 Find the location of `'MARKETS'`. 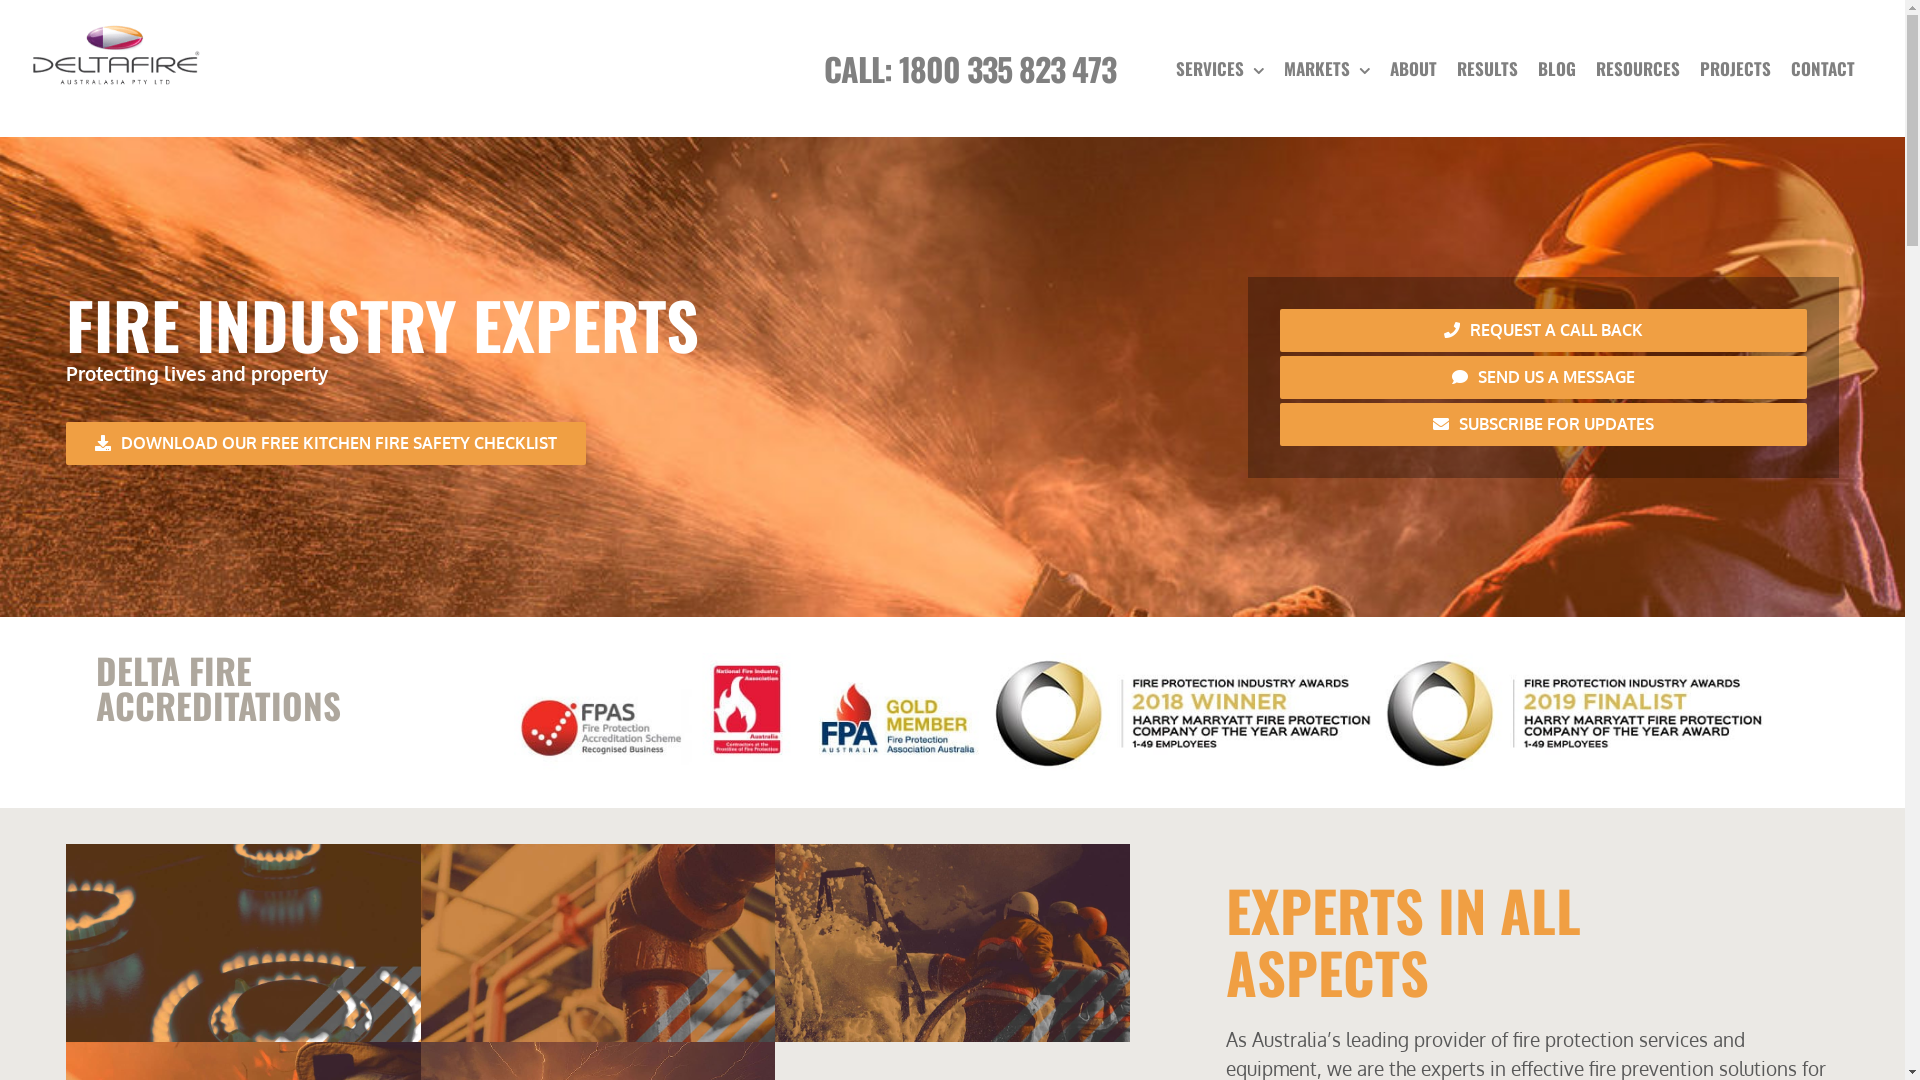

'MARKETS' is located at coordinates (1326, 67).